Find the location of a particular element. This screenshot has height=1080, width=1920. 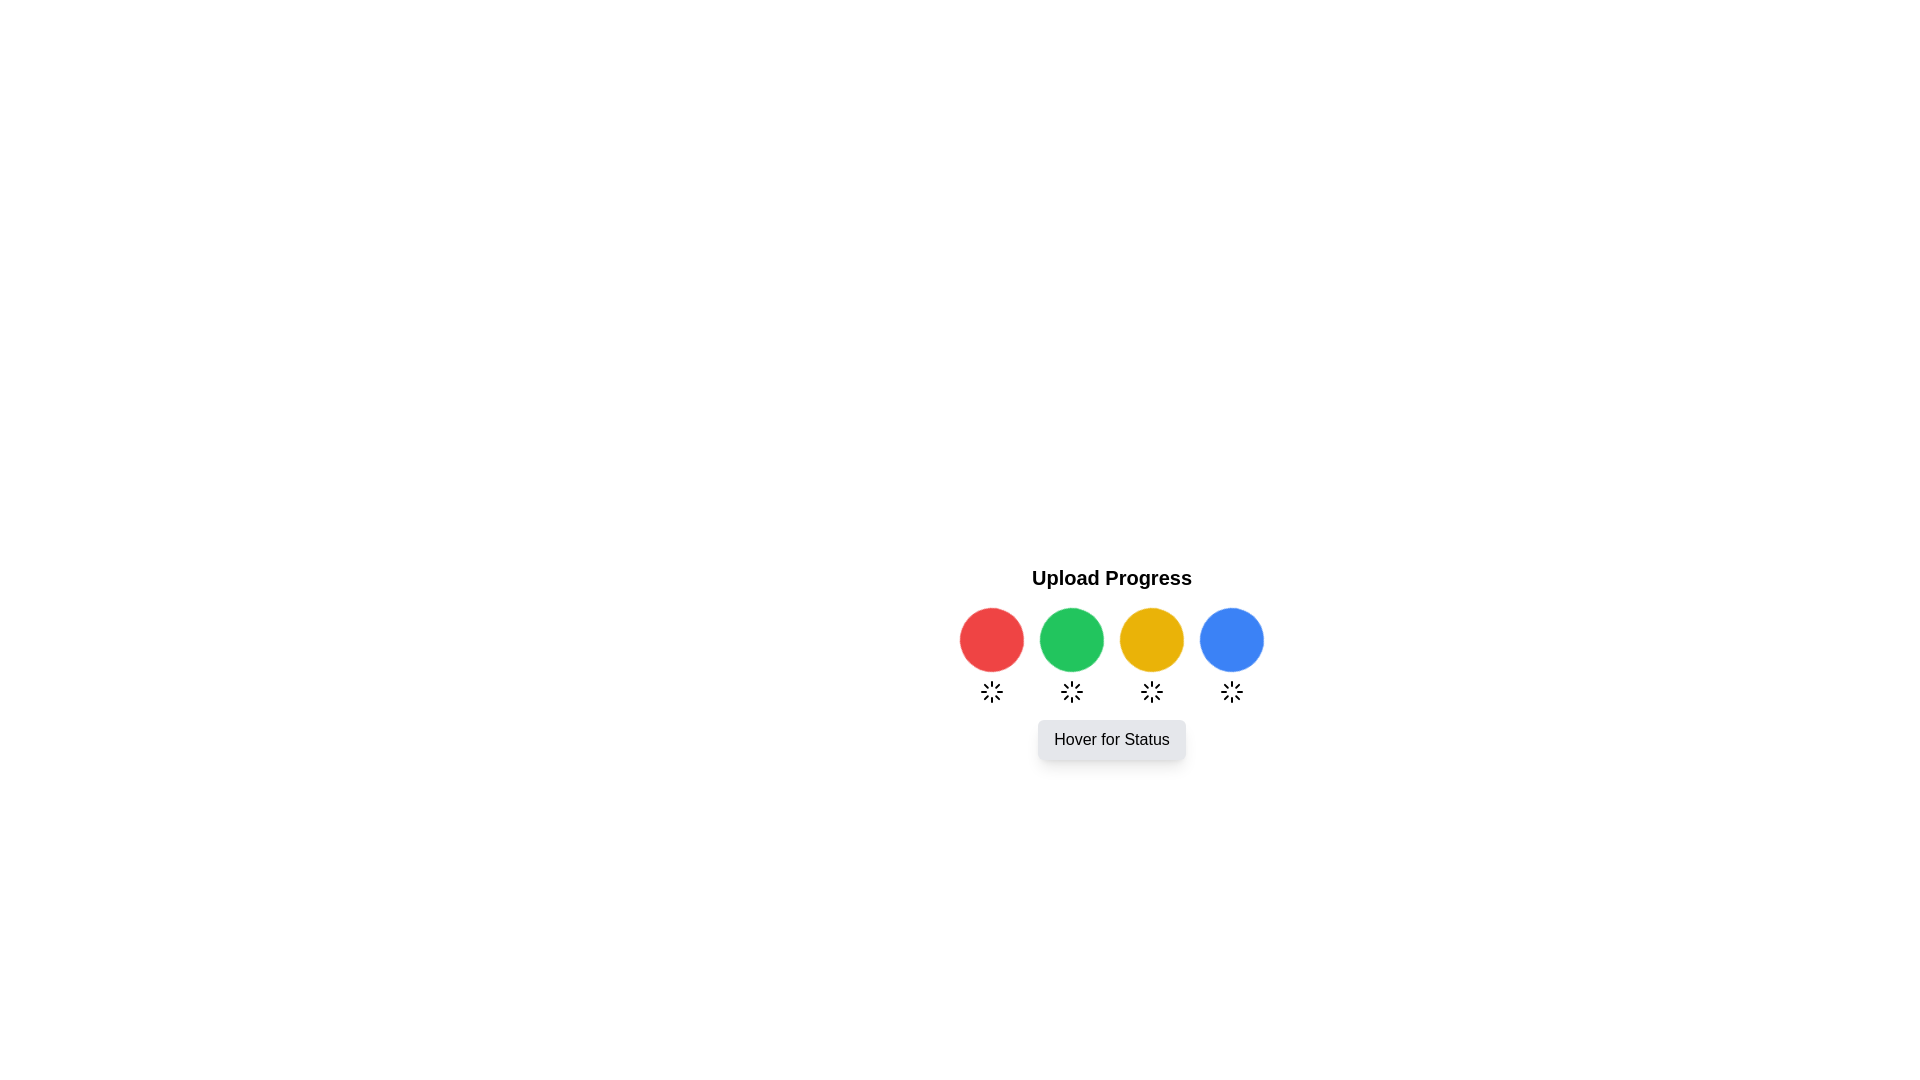

the 'Hover for Status' button at the bottom of the Progress Indicator with Action Button is located at coordinates (1111, 662).